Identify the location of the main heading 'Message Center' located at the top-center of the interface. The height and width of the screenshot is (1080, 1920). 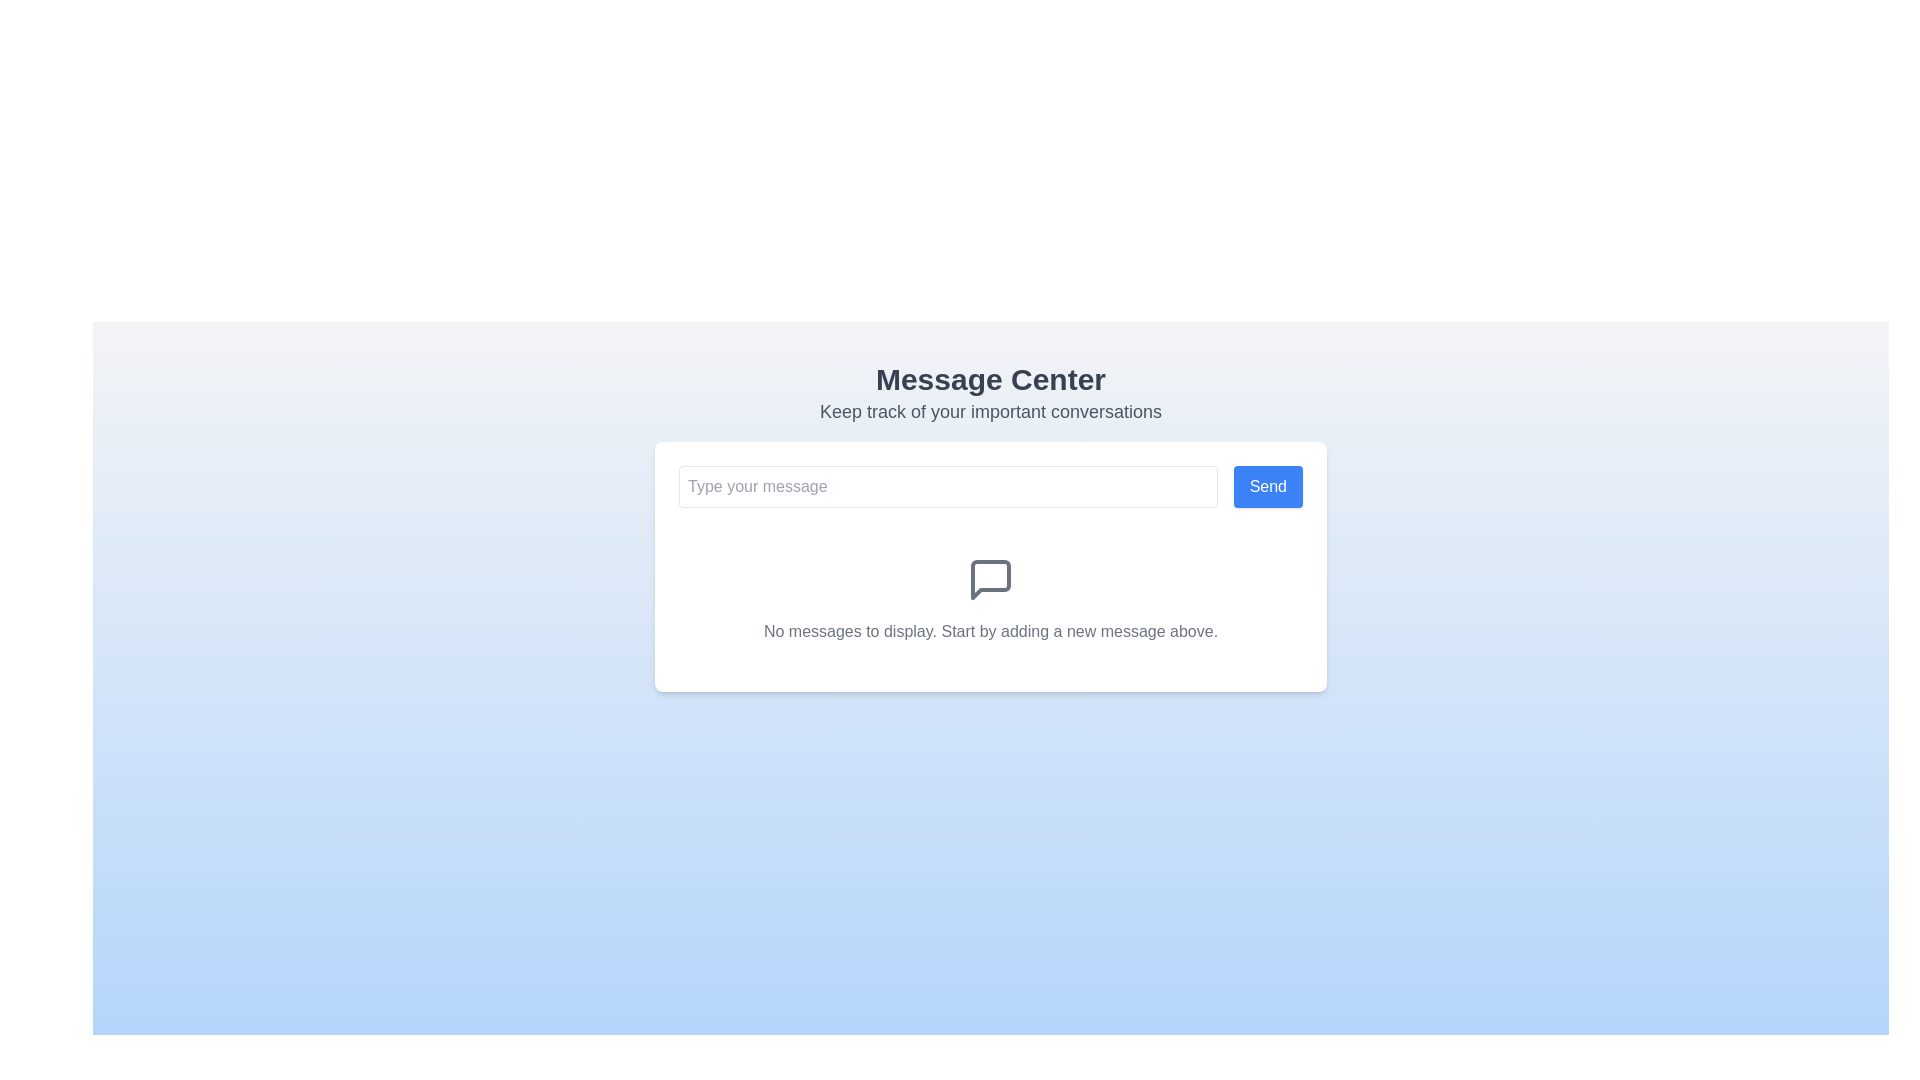
(990, 380).